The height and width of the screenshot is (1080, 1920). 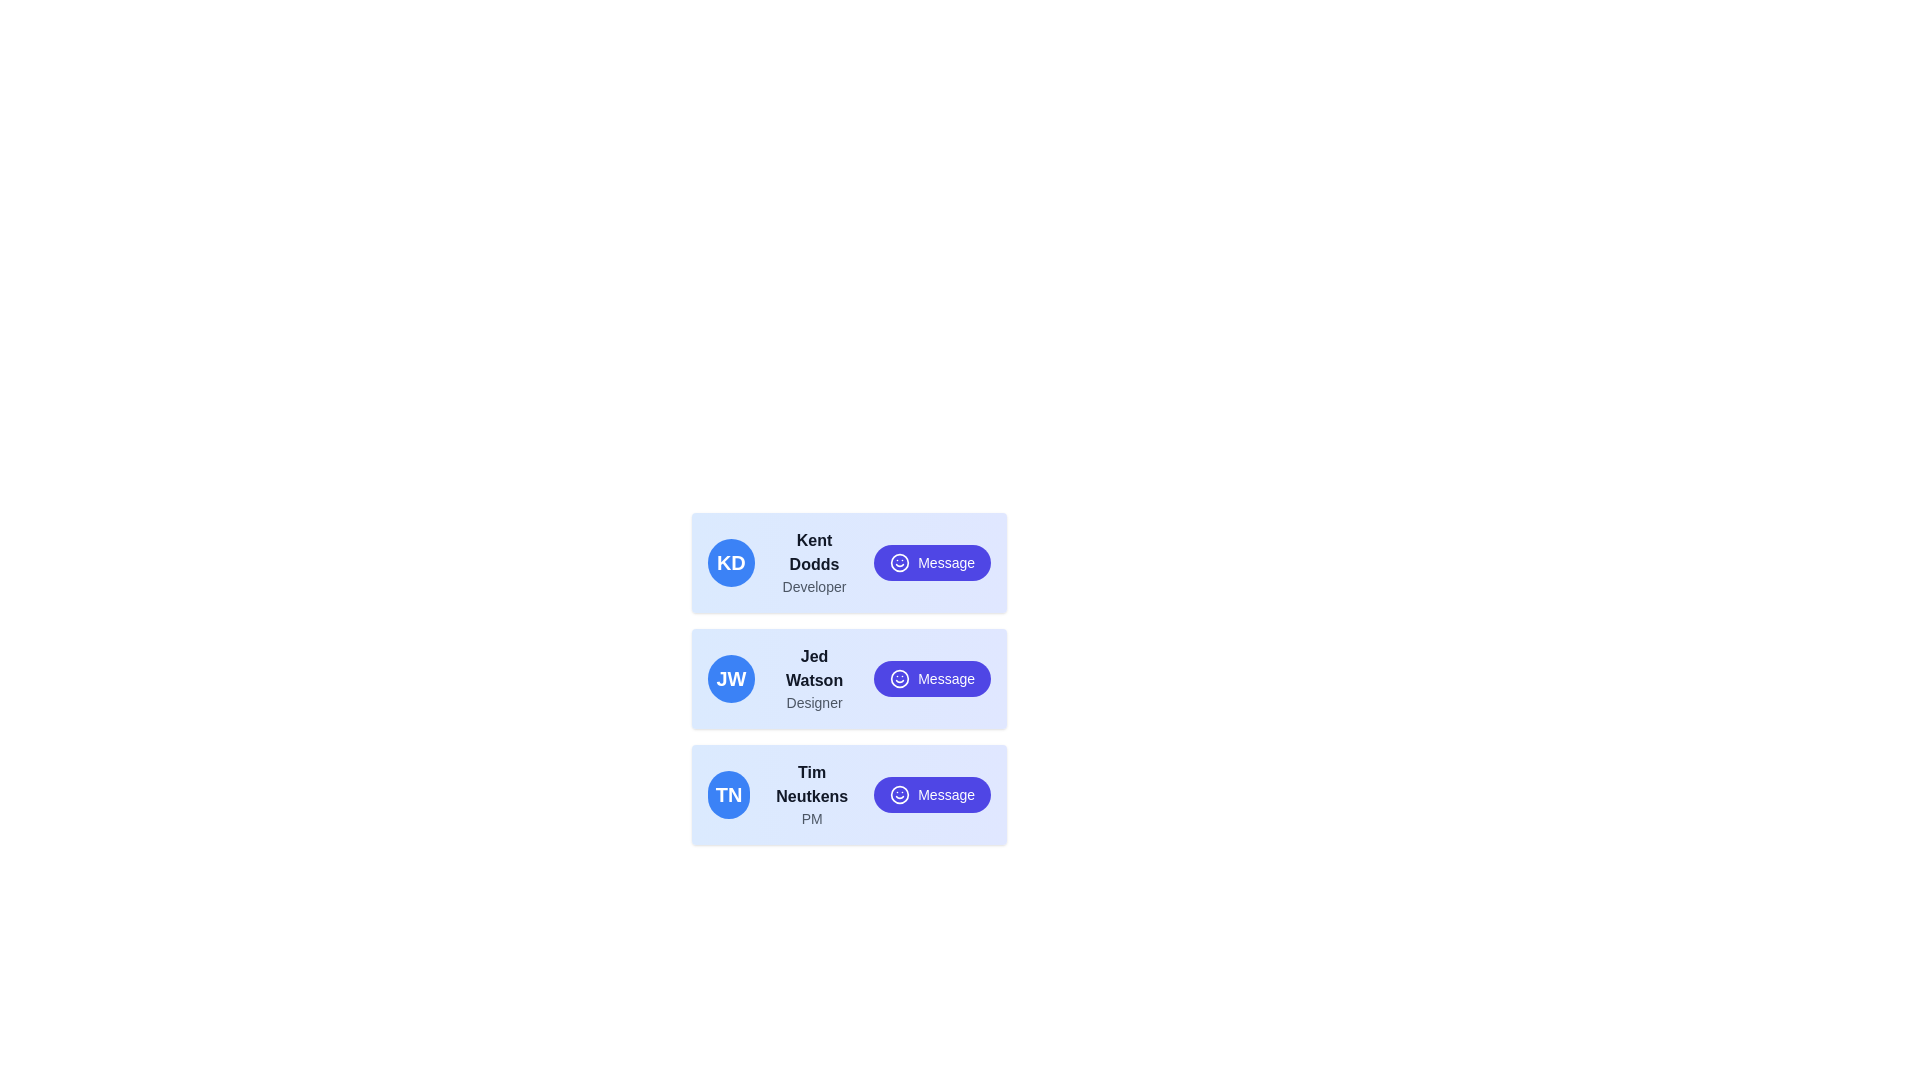 What do you see at coordinates (899, 677) in the screenshot?
I see `the decorative SVG circle that forms part of the smiley face icon in the 'Message' button next to the 'Jed Watson' profile` at bounding box center [899, 677].